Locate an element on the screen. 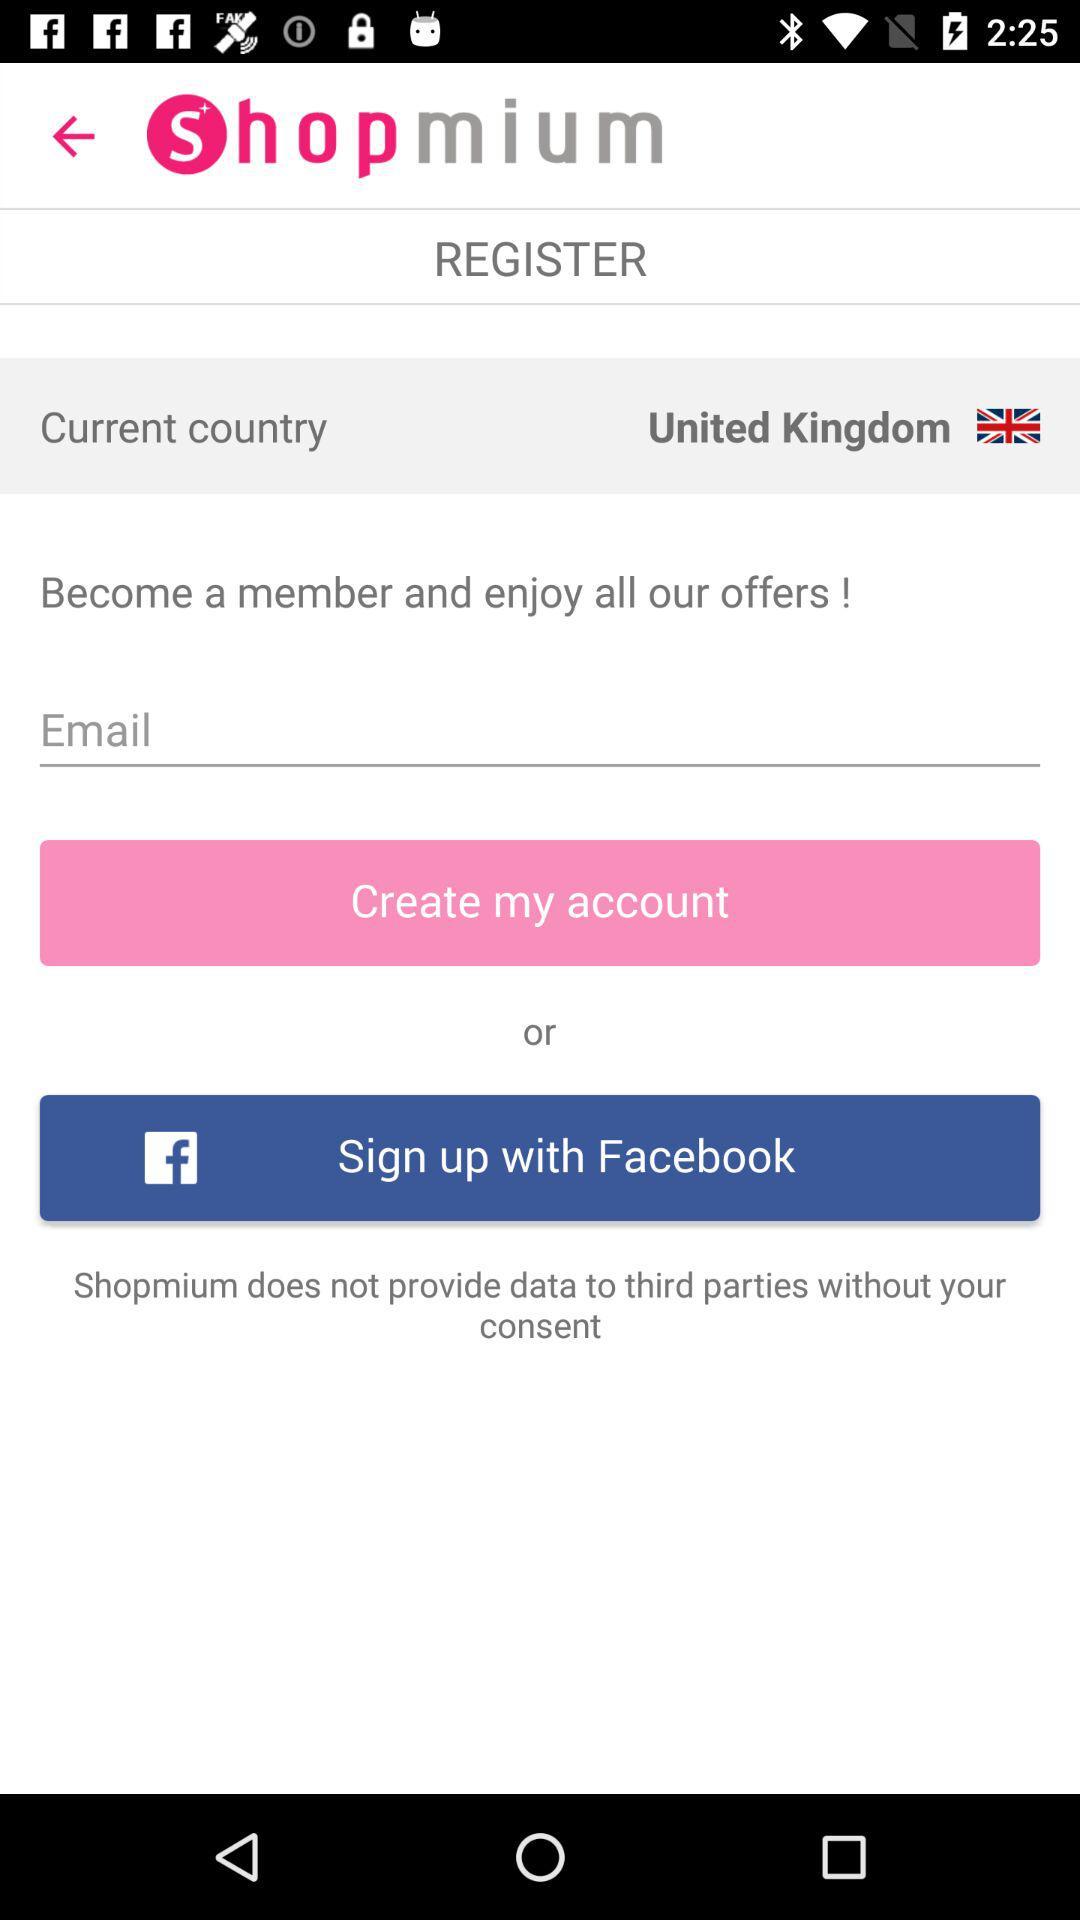  the sign up with item is located at coordinates (540, 1157).